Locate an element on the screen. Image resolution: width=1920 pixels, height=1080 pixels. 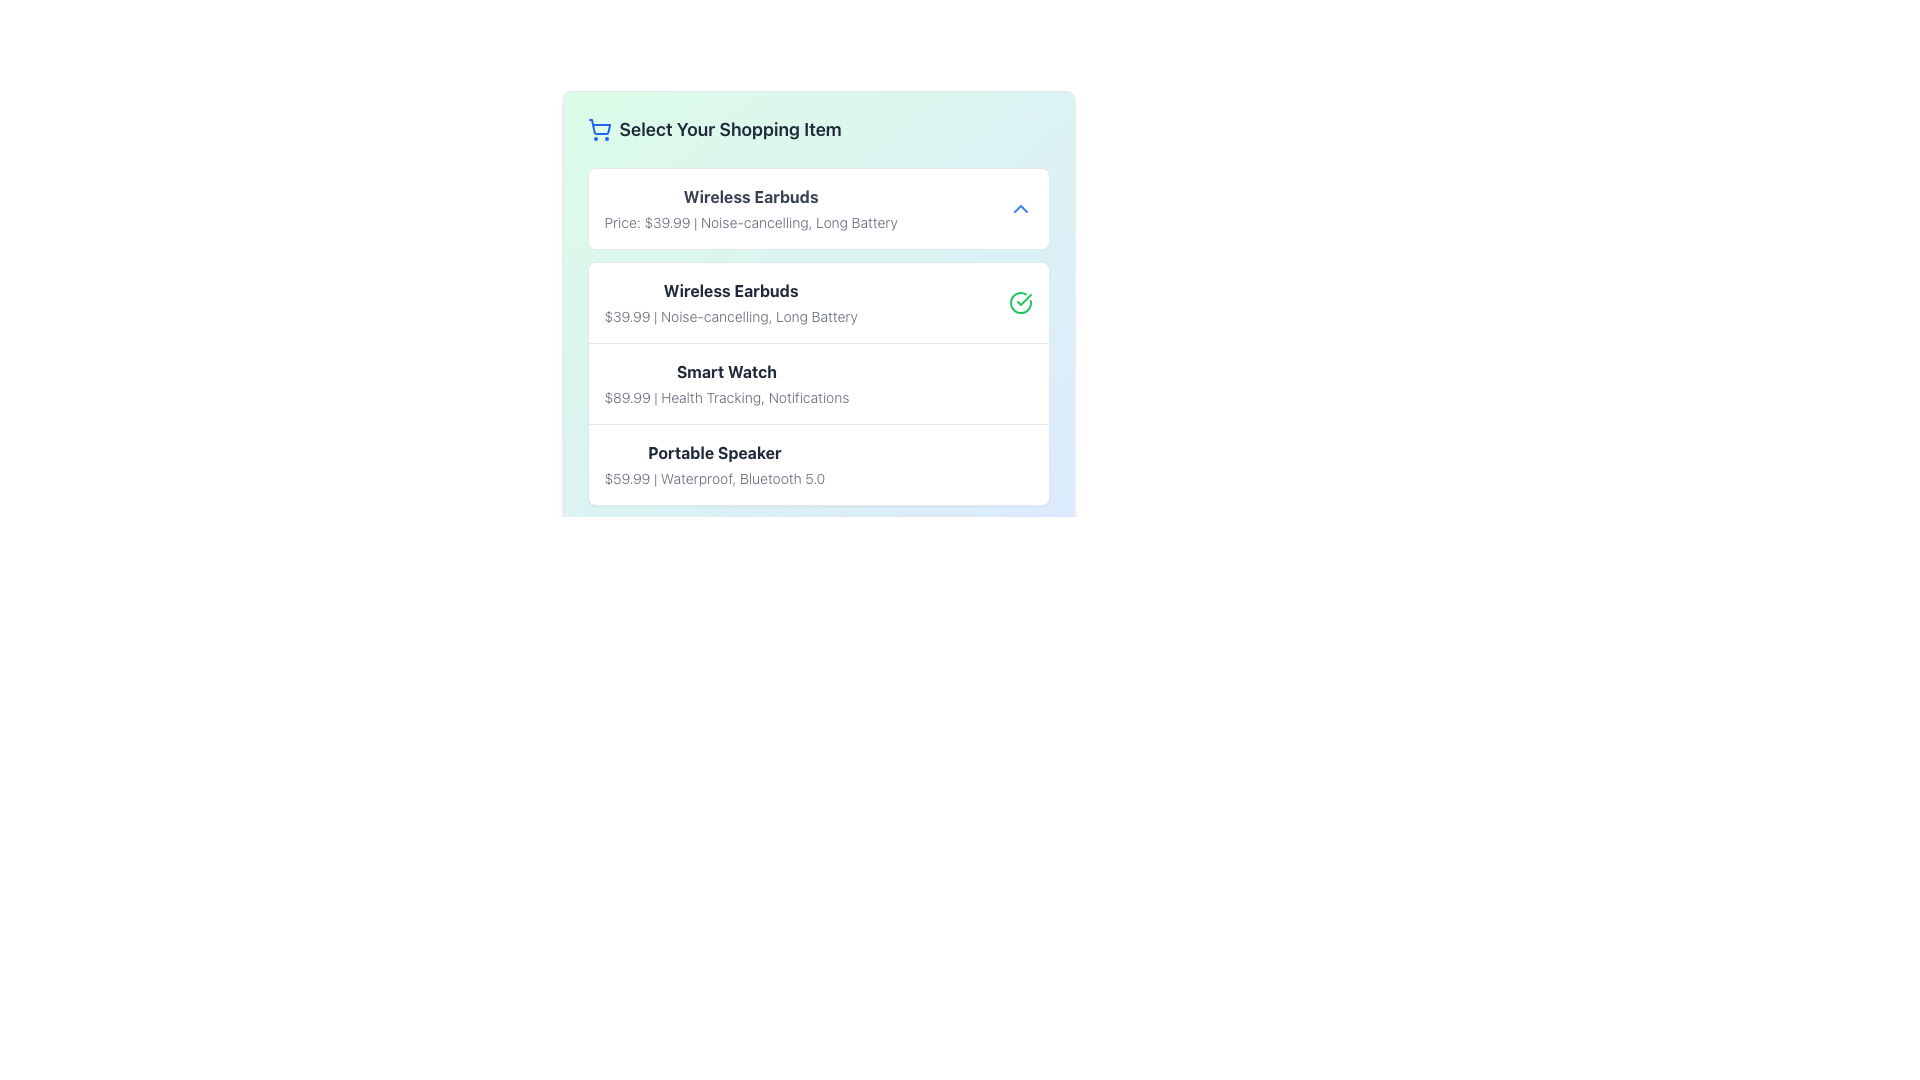
the bold text label displaying 'Wireless Earbuds', which is positioned at the top of the shopping item card and is visually distinct with a larger font size and dark gray color is located at coordinates (750, 196).